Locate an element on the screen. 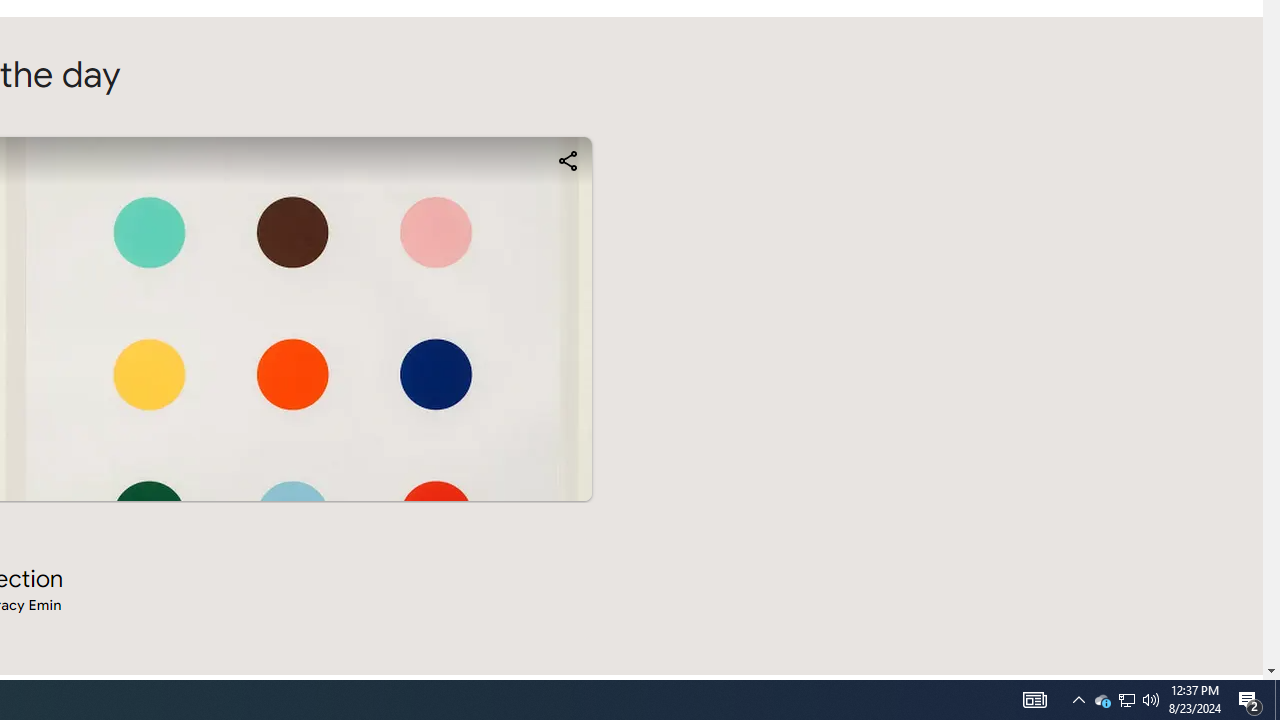 This screenshot has height=720, width=1280. 'Share "Get to Know the Young British Artists"' is located at coordinates (566, 159).